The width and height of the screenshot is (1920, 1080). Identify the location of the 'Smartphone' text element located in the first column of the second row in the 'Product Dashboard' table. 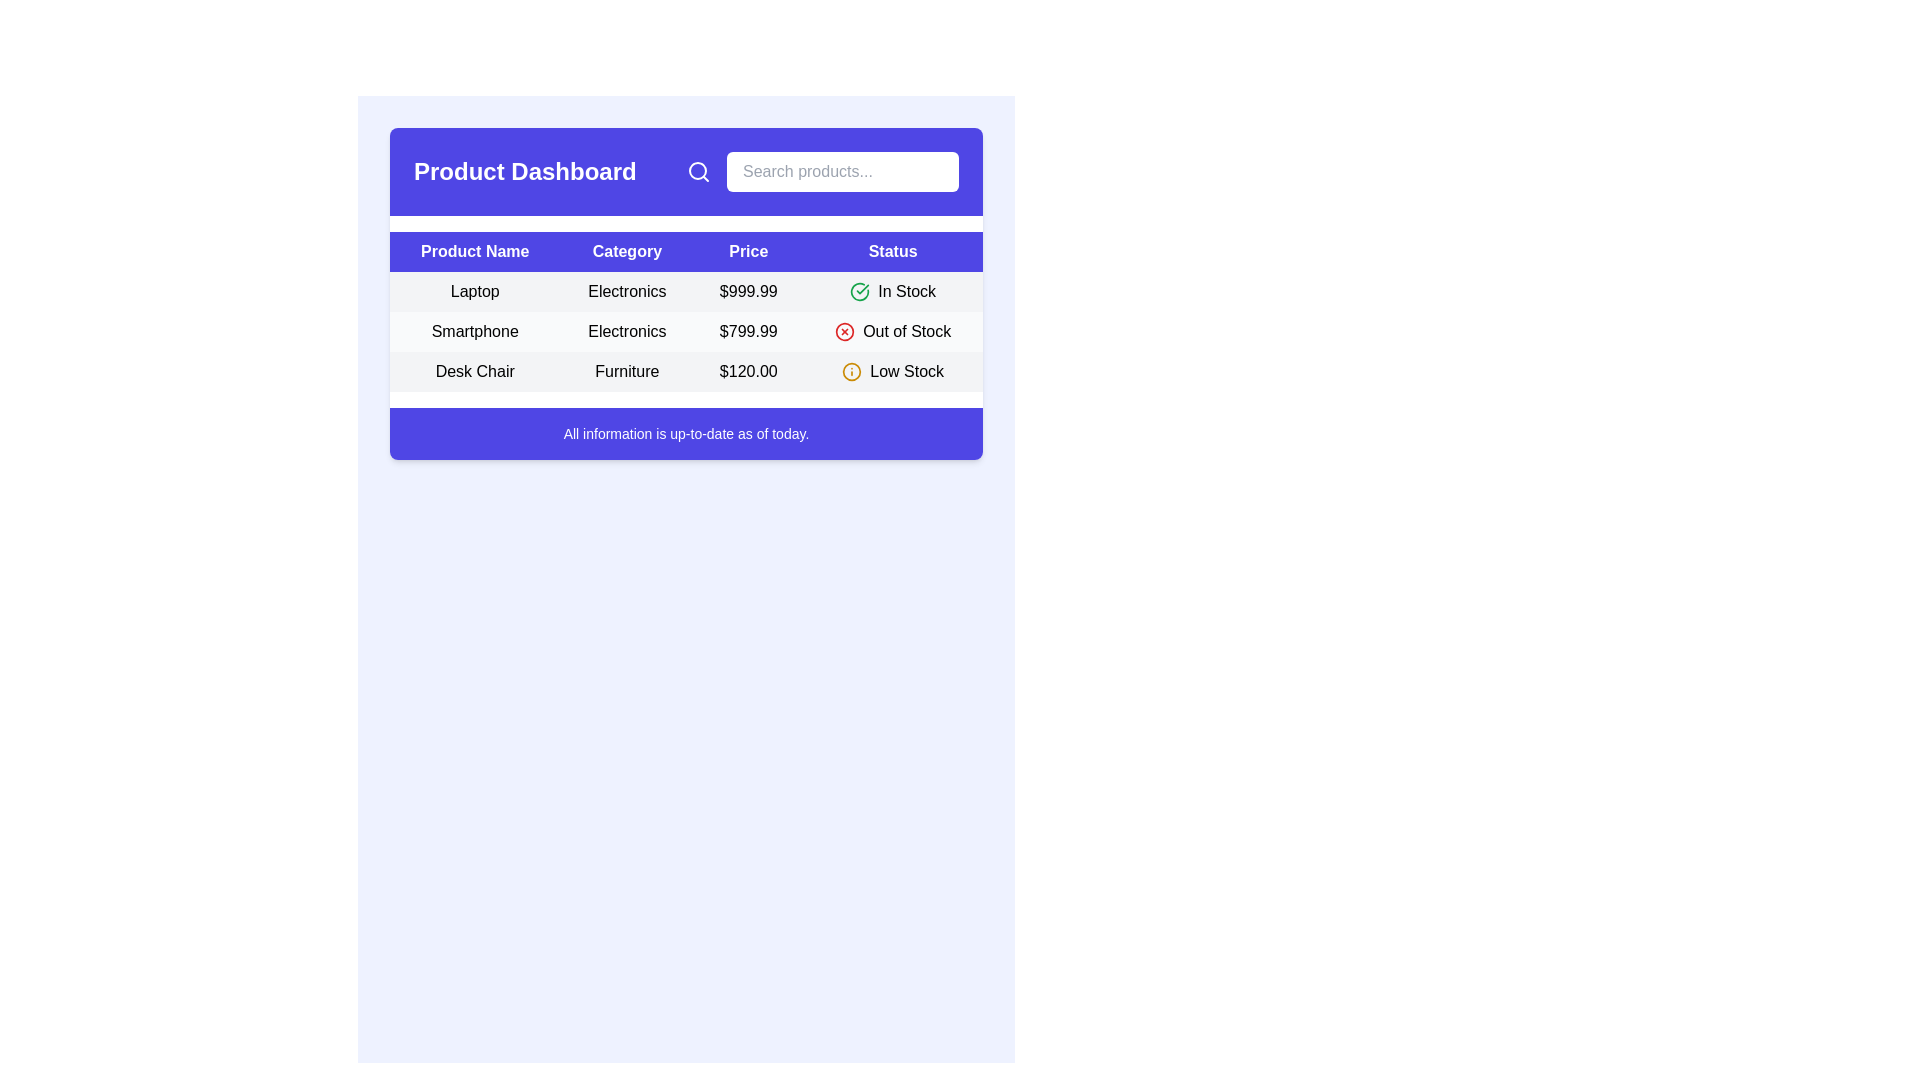
(474, 330).